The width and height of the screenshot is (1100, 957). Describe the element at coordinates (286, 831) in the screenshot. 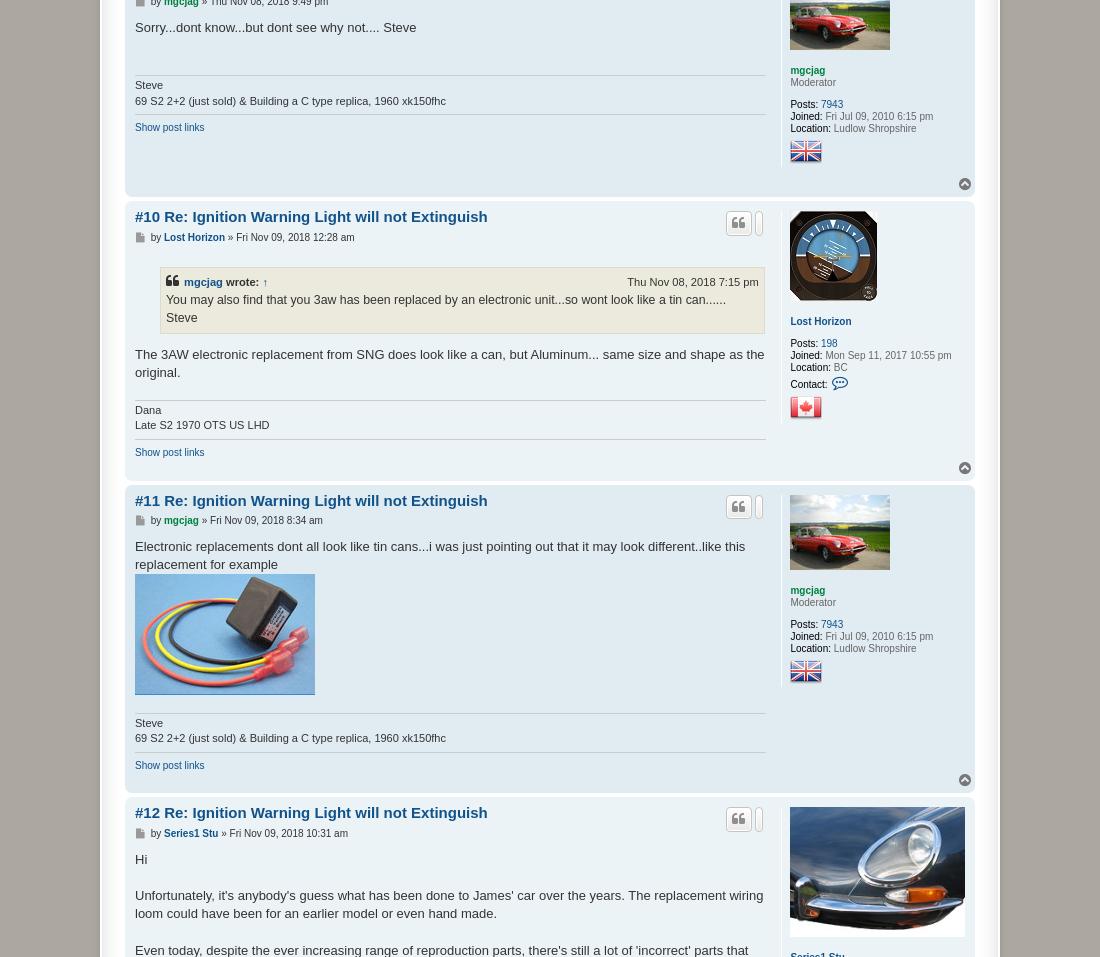

I see `'Fri Nov 09, 2018 10:31 am'` at that location.